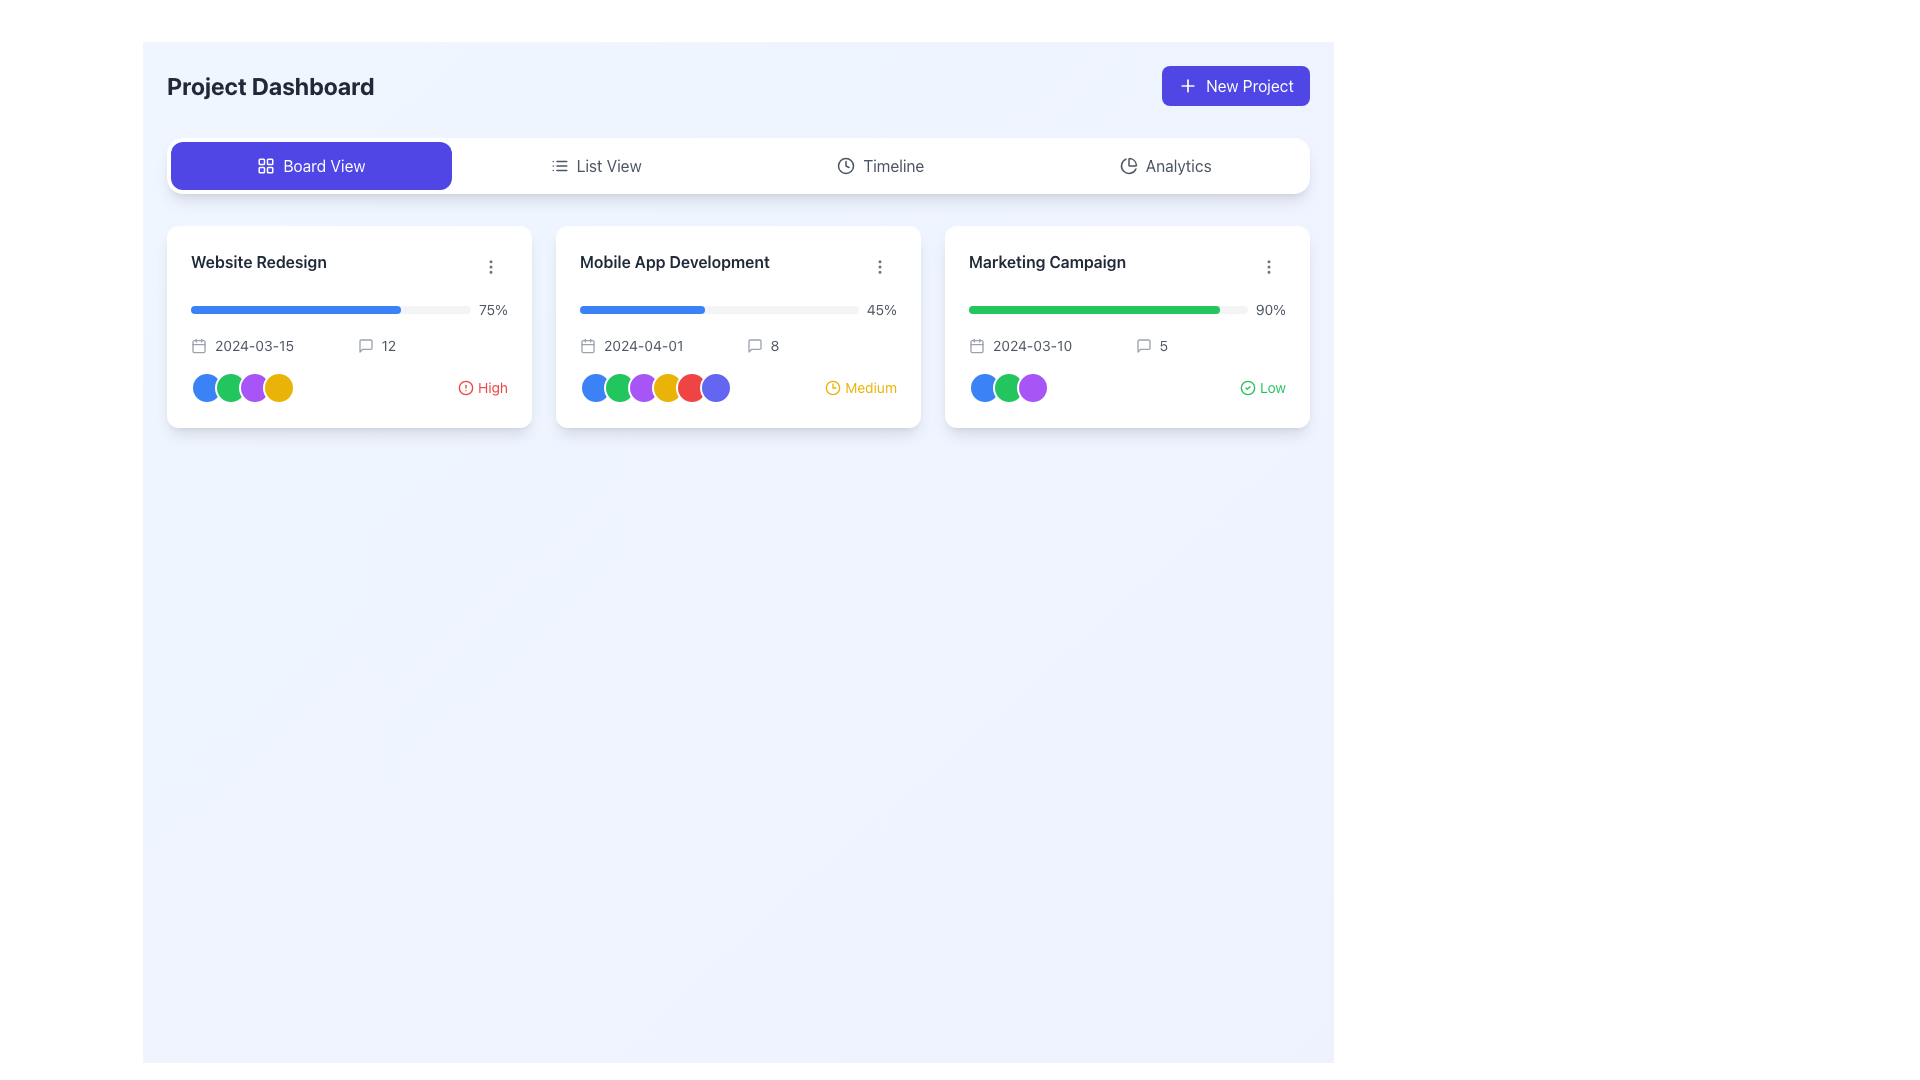 Image resolution: width=1920 pixels, height=1080 pixels. I want to click on the high priority text label indicating significance, which is positioned to the right of a red circular alert icon within the 'Website Redesign' card, so click(493, 388).